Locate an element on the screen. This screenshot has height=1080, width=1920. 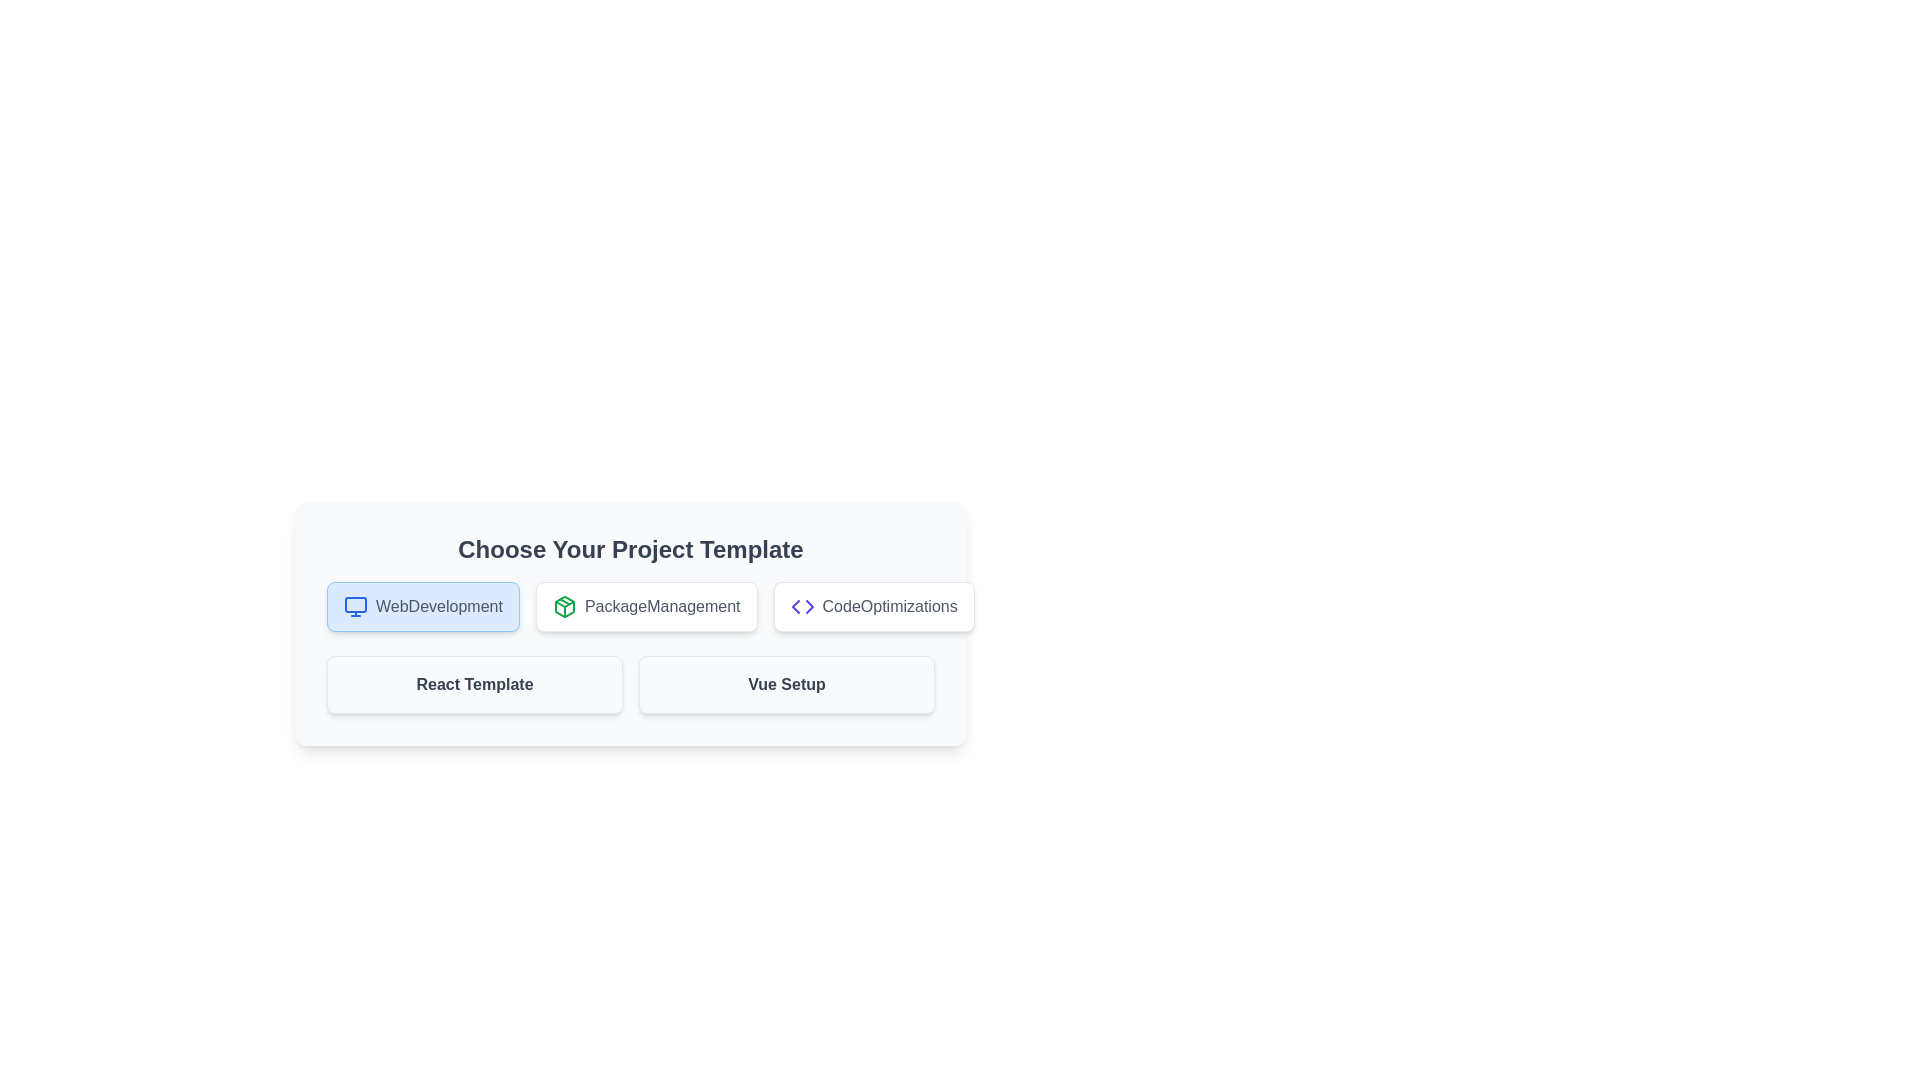
the 'Vue Setup' button is located at coordinates (786, 684).